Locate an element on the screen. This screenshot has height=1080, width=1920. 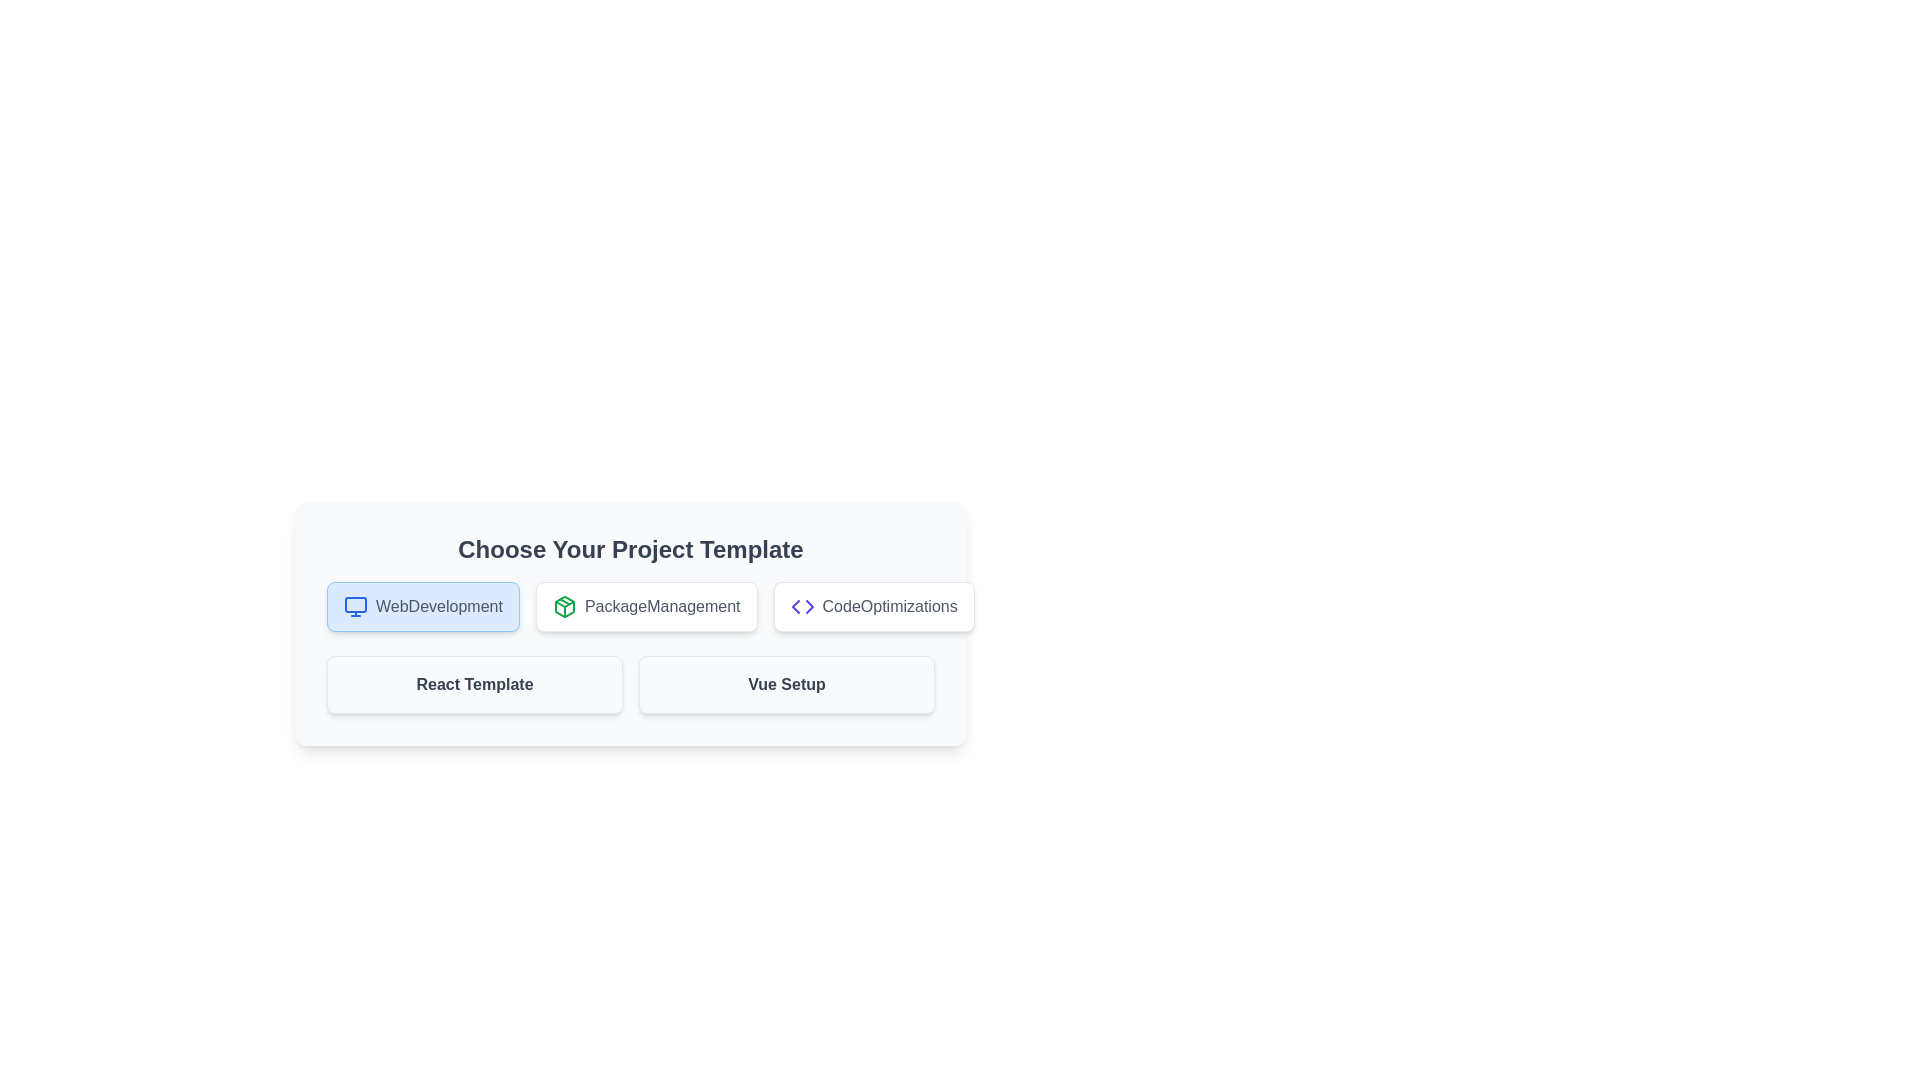
the 'Vue Setup' button is located at coordinates (786, 684).